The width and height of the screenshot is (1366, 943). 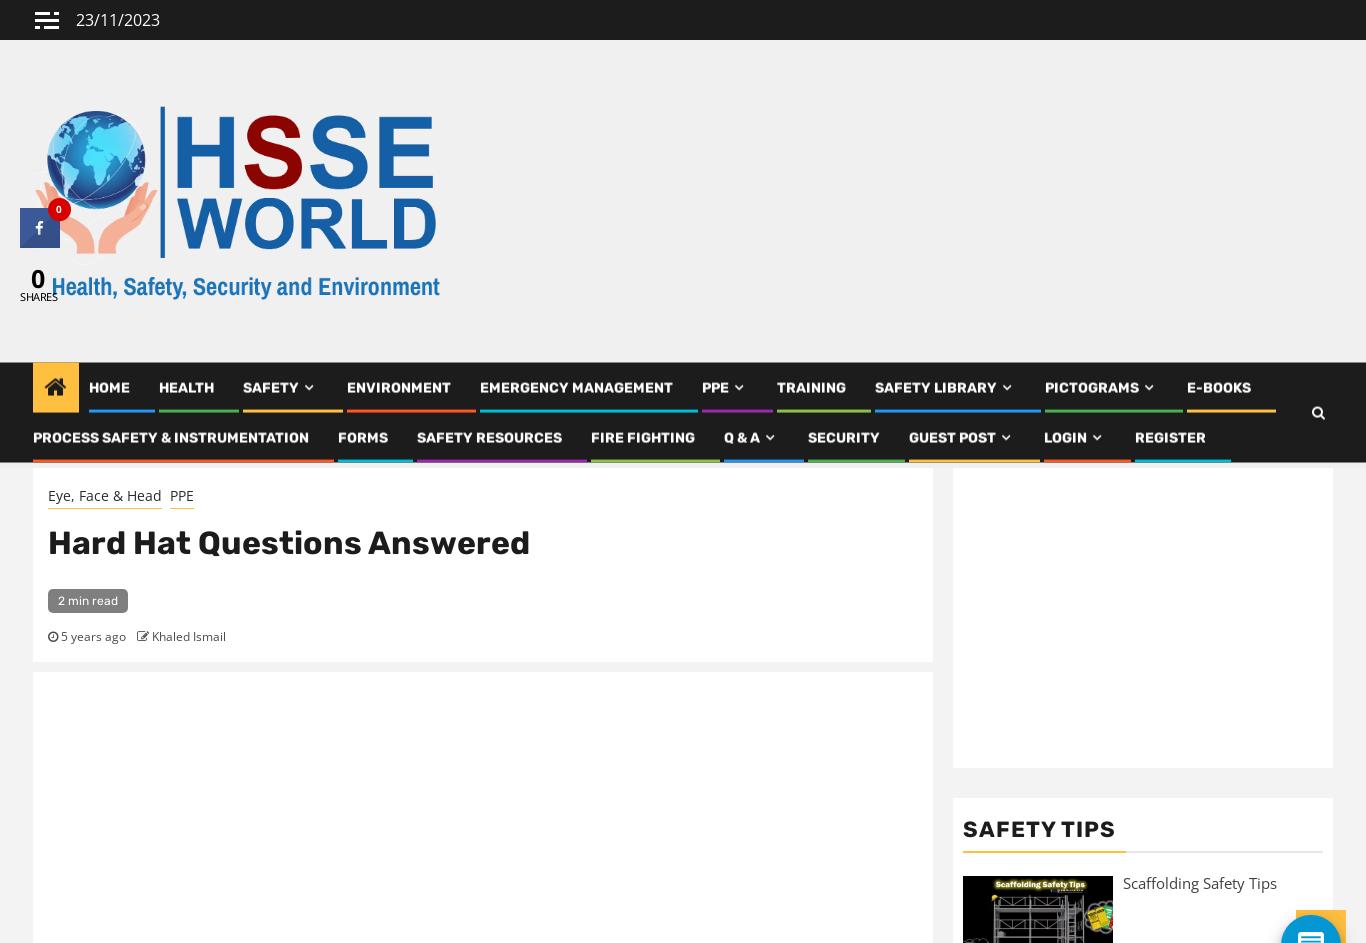 What do you see at coordinates (38, 295) in the screenshot?
I see `'Shares'` at bounding box center [38, 295].